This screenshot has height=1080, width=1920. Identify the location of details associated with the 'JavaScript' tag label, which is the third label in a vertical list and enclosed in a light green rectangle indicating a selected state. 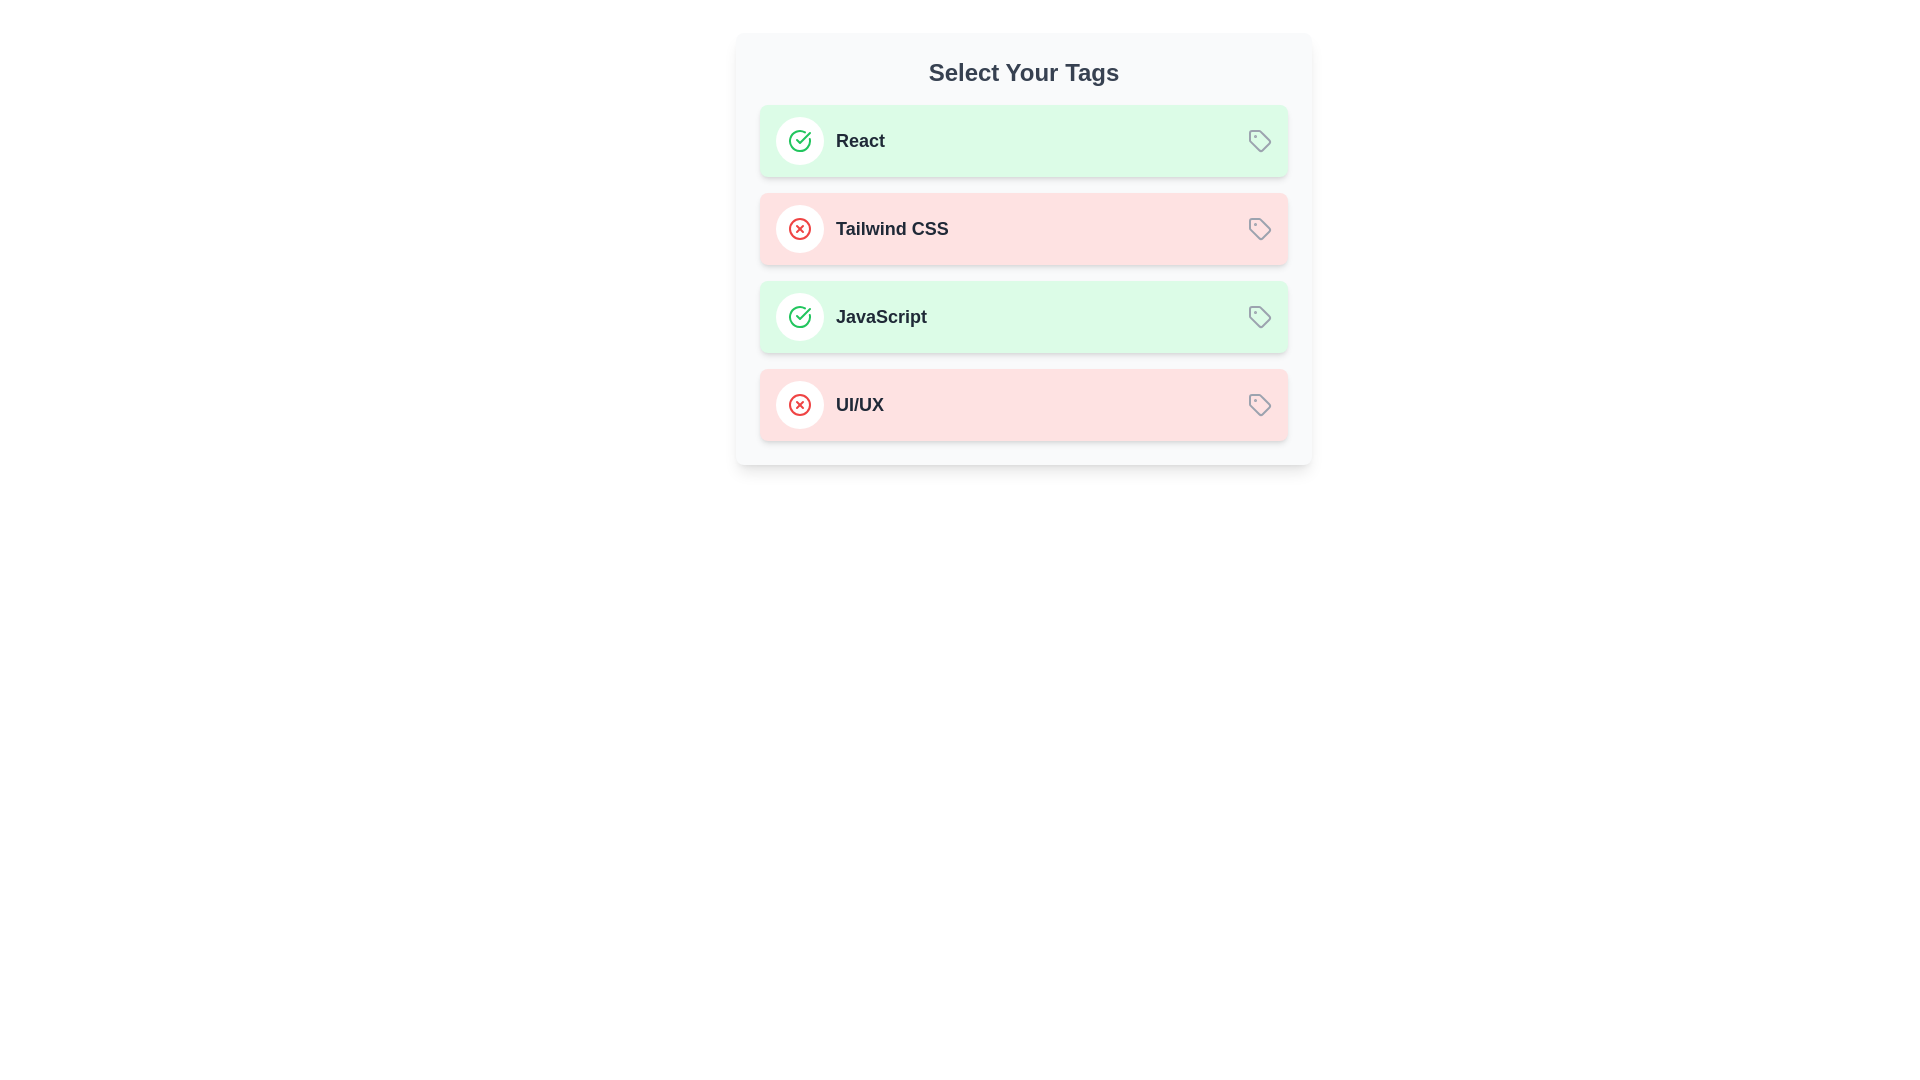
(880, 315).